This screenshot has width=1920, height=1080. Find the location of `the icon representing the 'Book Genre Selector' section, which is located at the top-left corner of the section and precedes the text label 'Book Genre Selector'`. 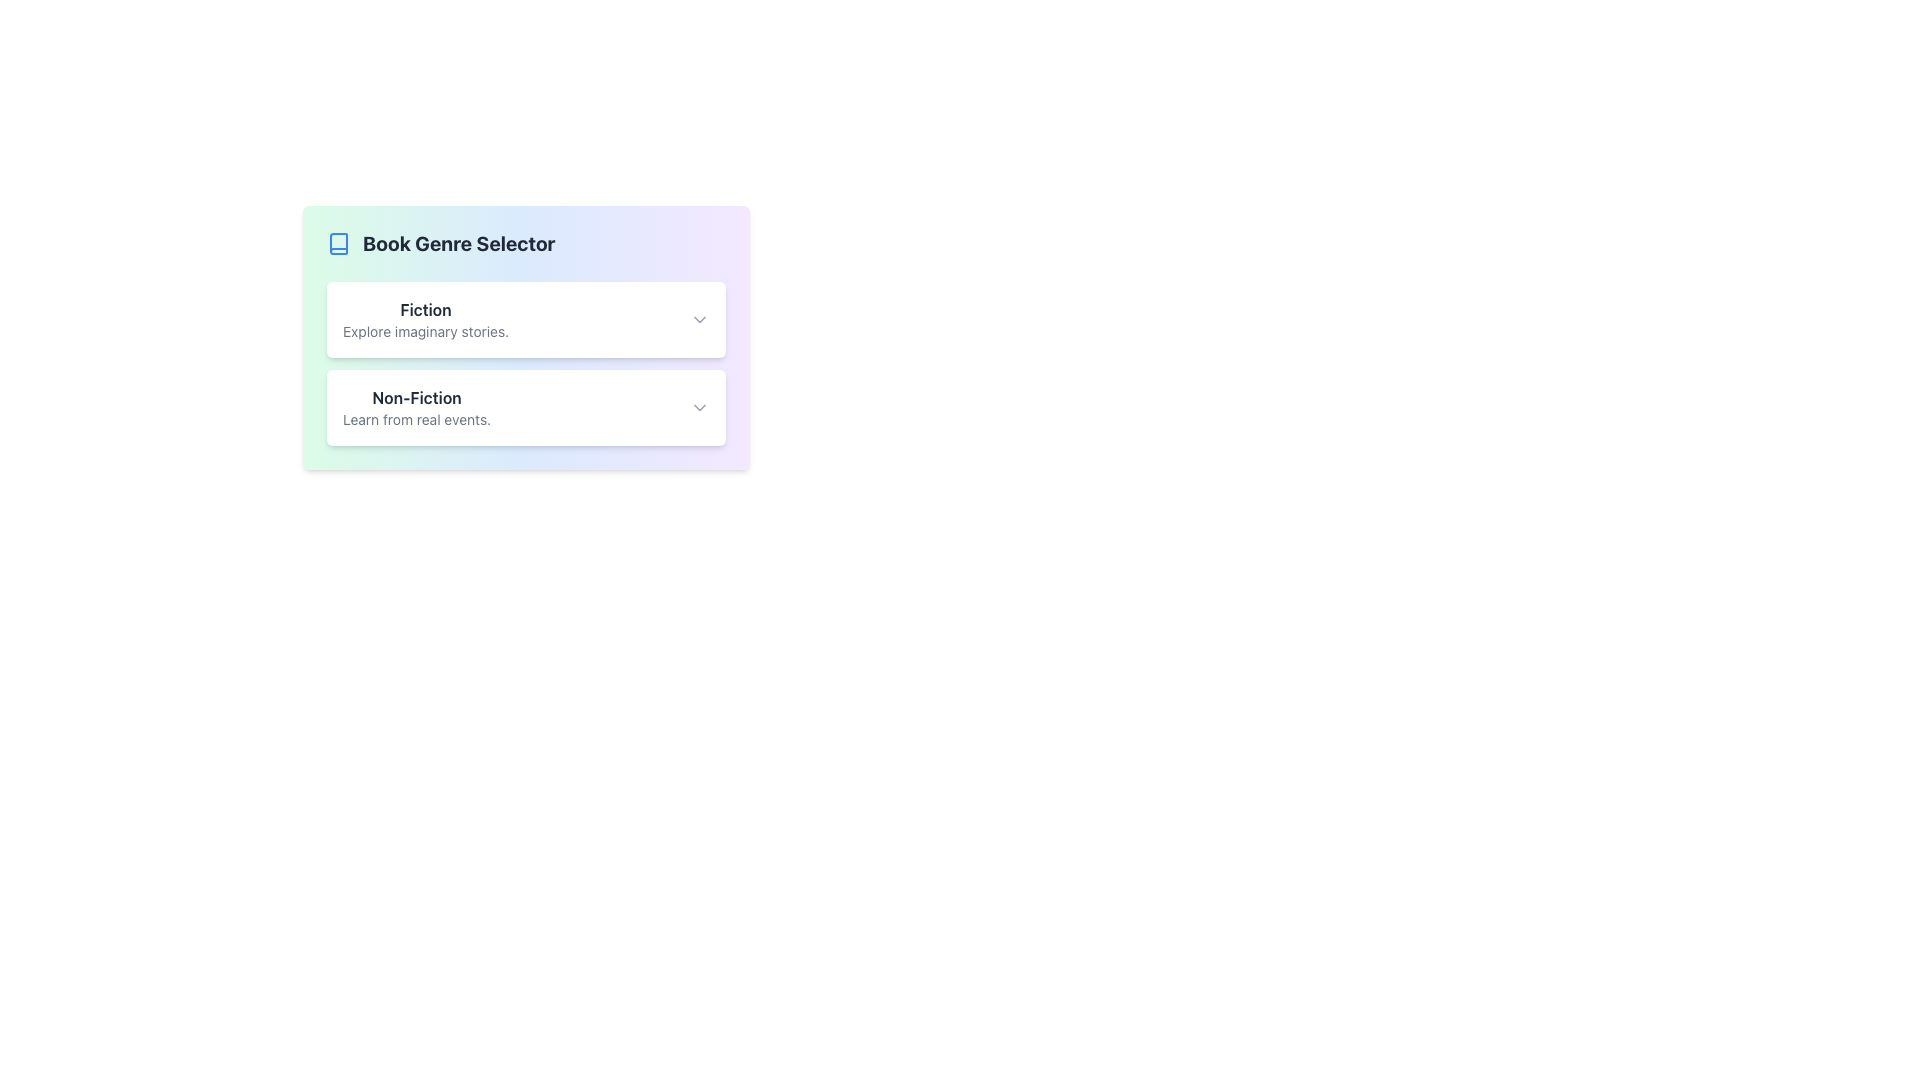

the icon representing the 'Book Genre Selector' section, which is located at the top-left corner of the section and precedes the text label 'Book Genre Selector' is located at coordinates (339, 242).